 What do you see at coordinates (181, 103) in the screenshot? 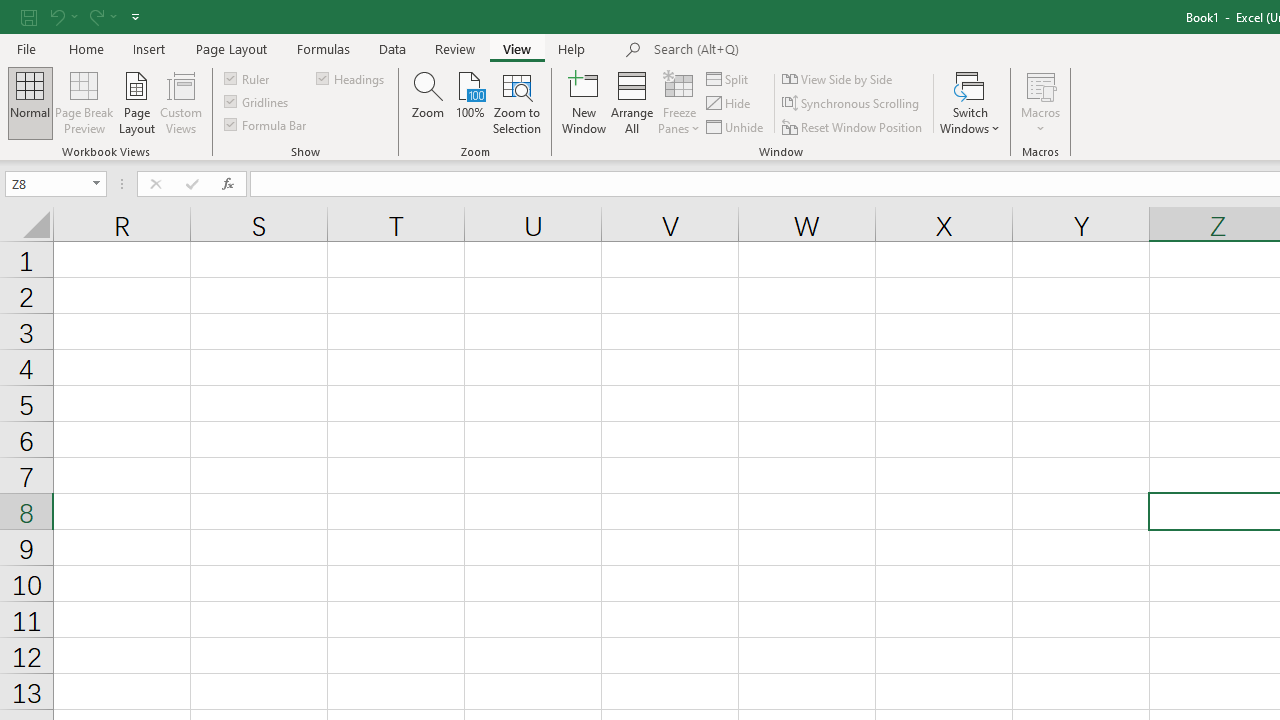
I see `'Custom Views...'` at bounding box center [181, 103].